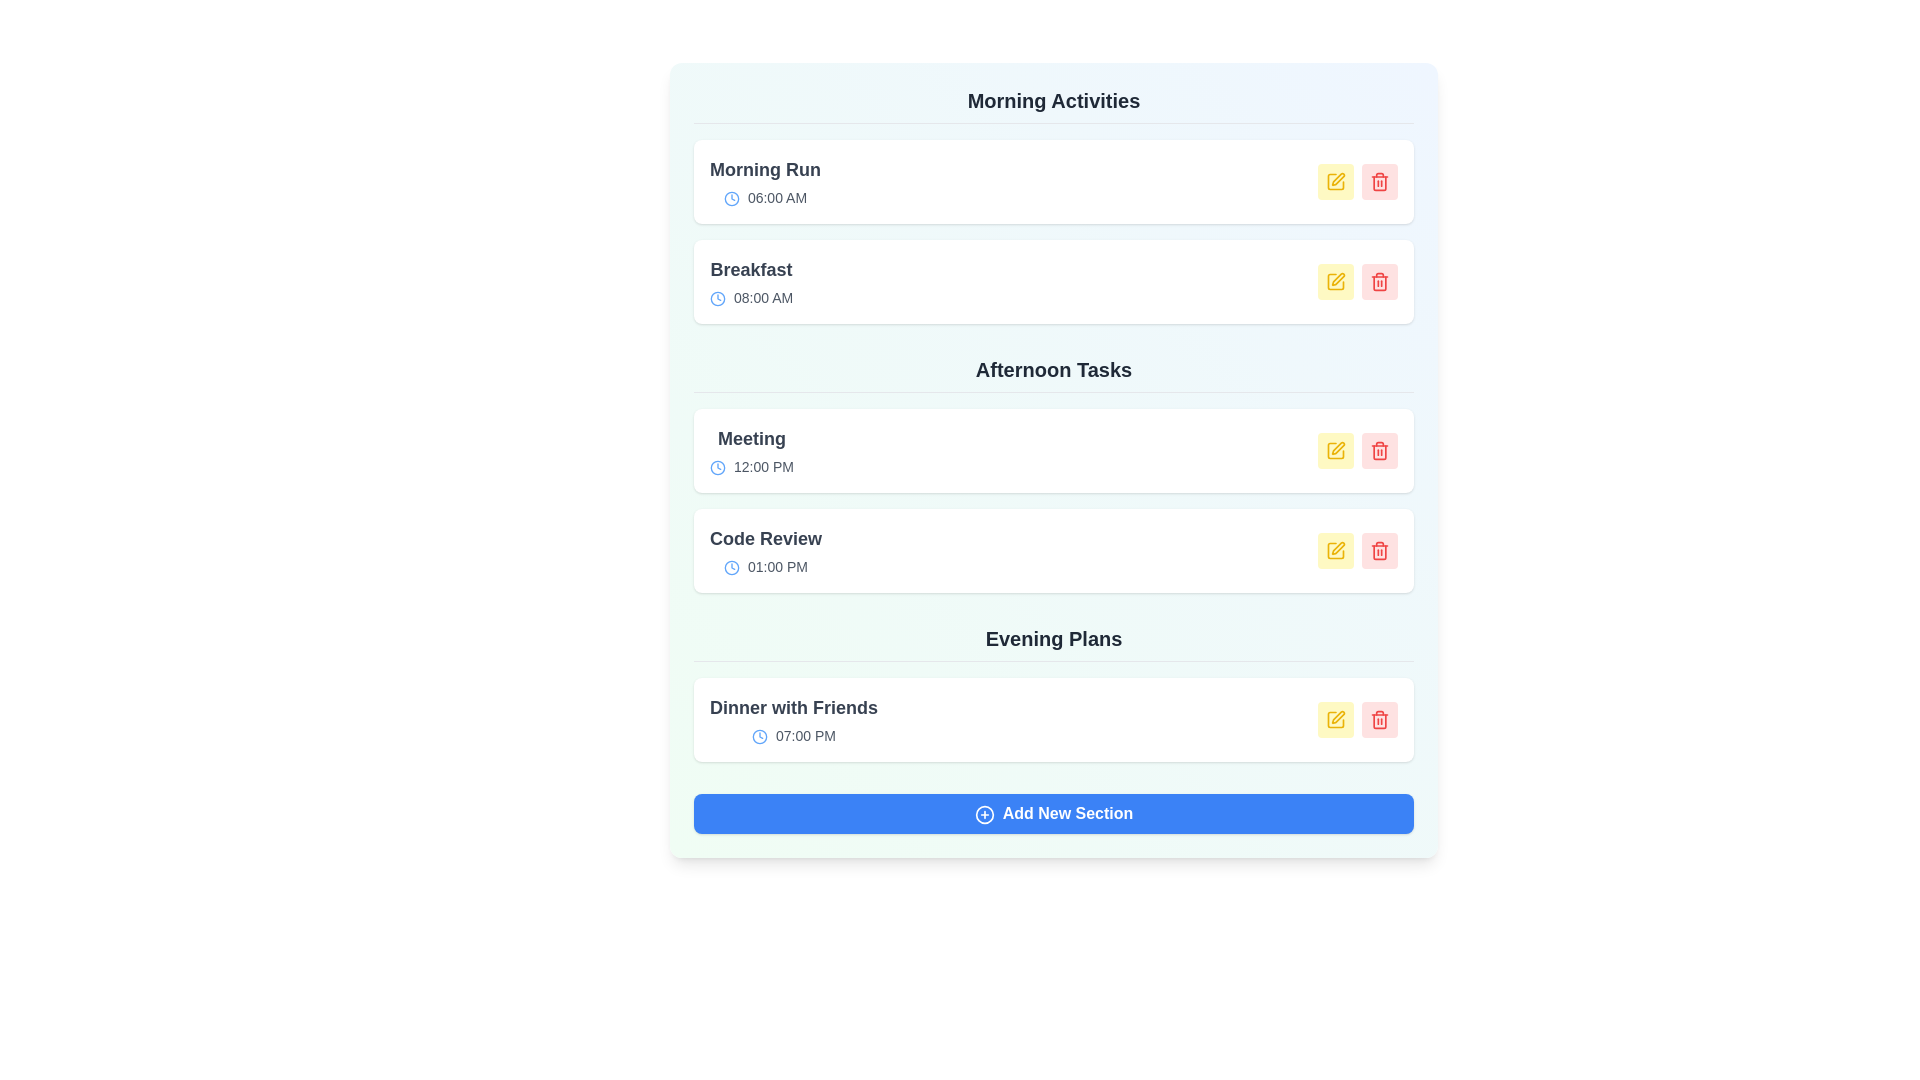  What do you see at coordinates (1379, 181) in the screenshot?
I see `delete button for the event Morning Run` at bounding box center [1379, 181].